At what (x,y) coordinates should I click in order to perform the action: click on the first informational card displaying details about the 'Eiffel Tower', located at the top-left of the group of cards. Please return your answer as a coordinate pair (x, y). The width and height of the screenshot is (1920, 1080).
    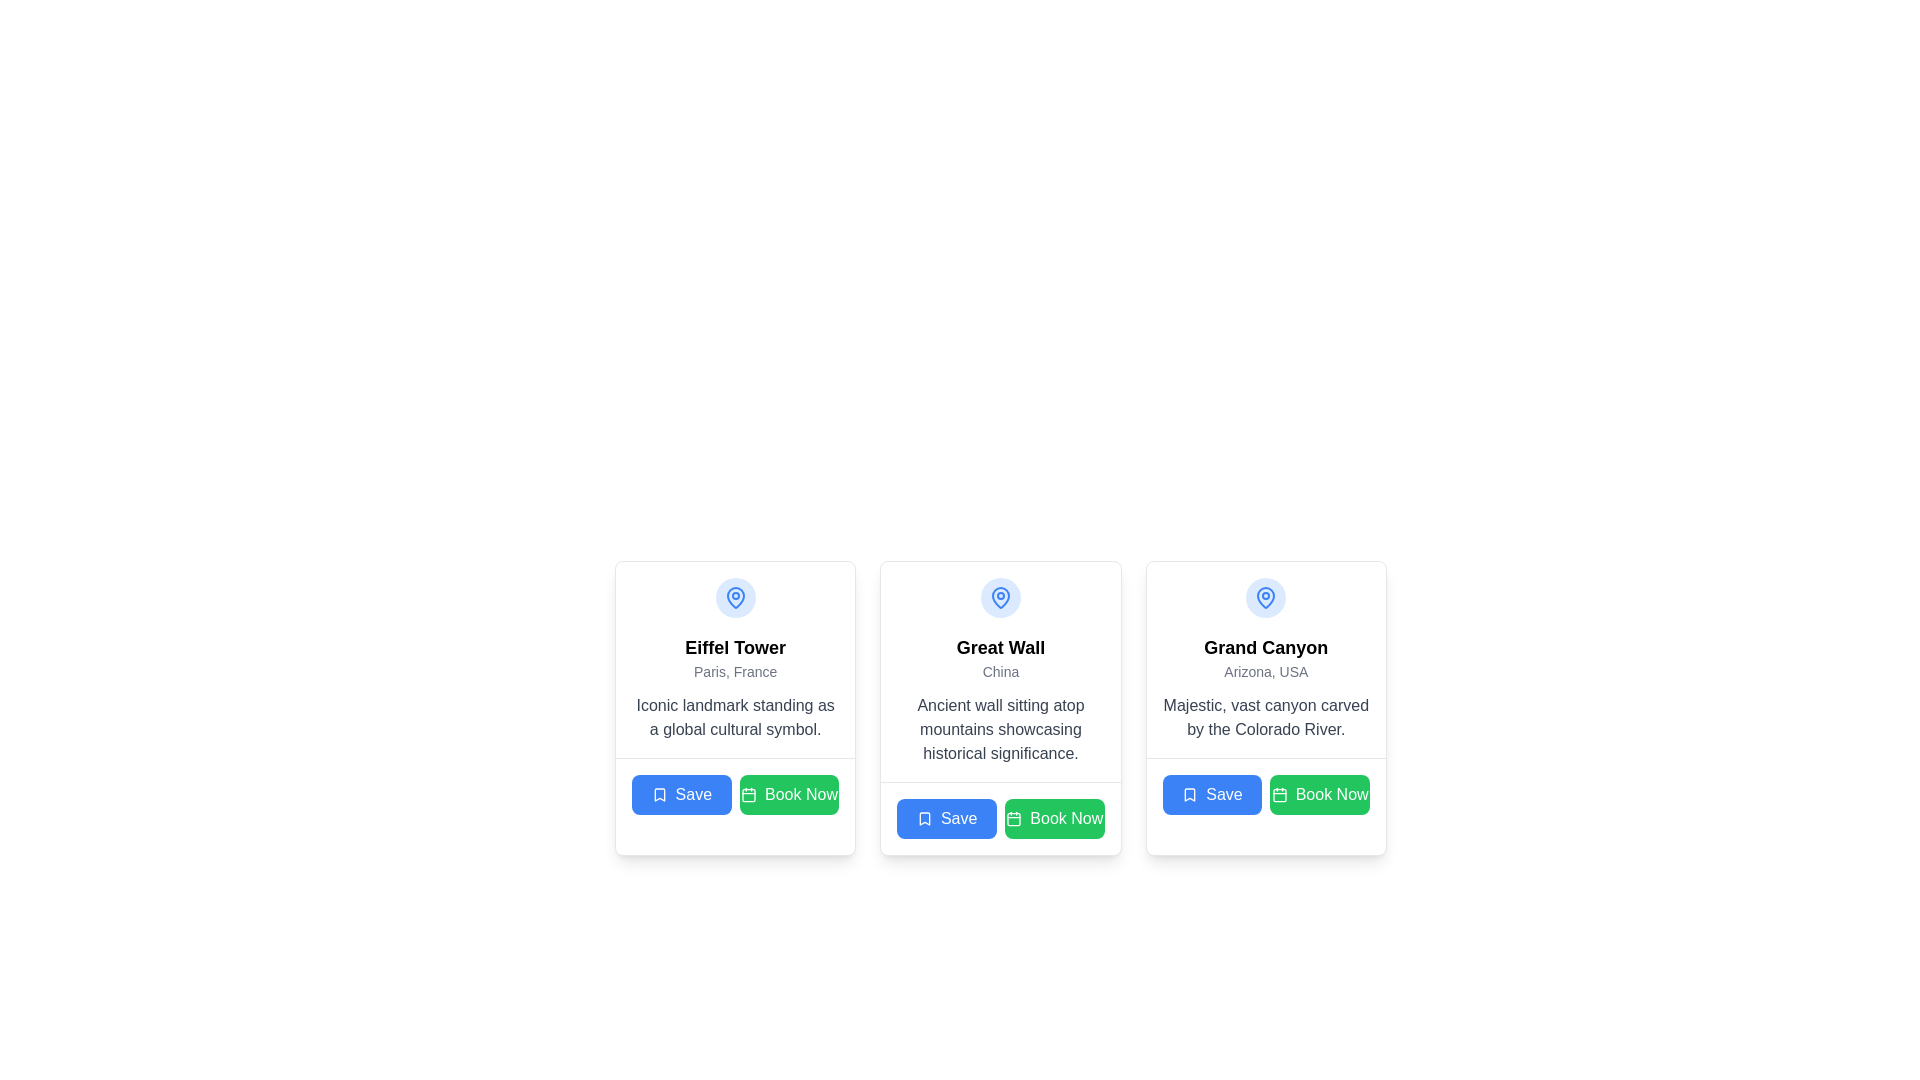
    Looking at the image, I should click on (734, 659).